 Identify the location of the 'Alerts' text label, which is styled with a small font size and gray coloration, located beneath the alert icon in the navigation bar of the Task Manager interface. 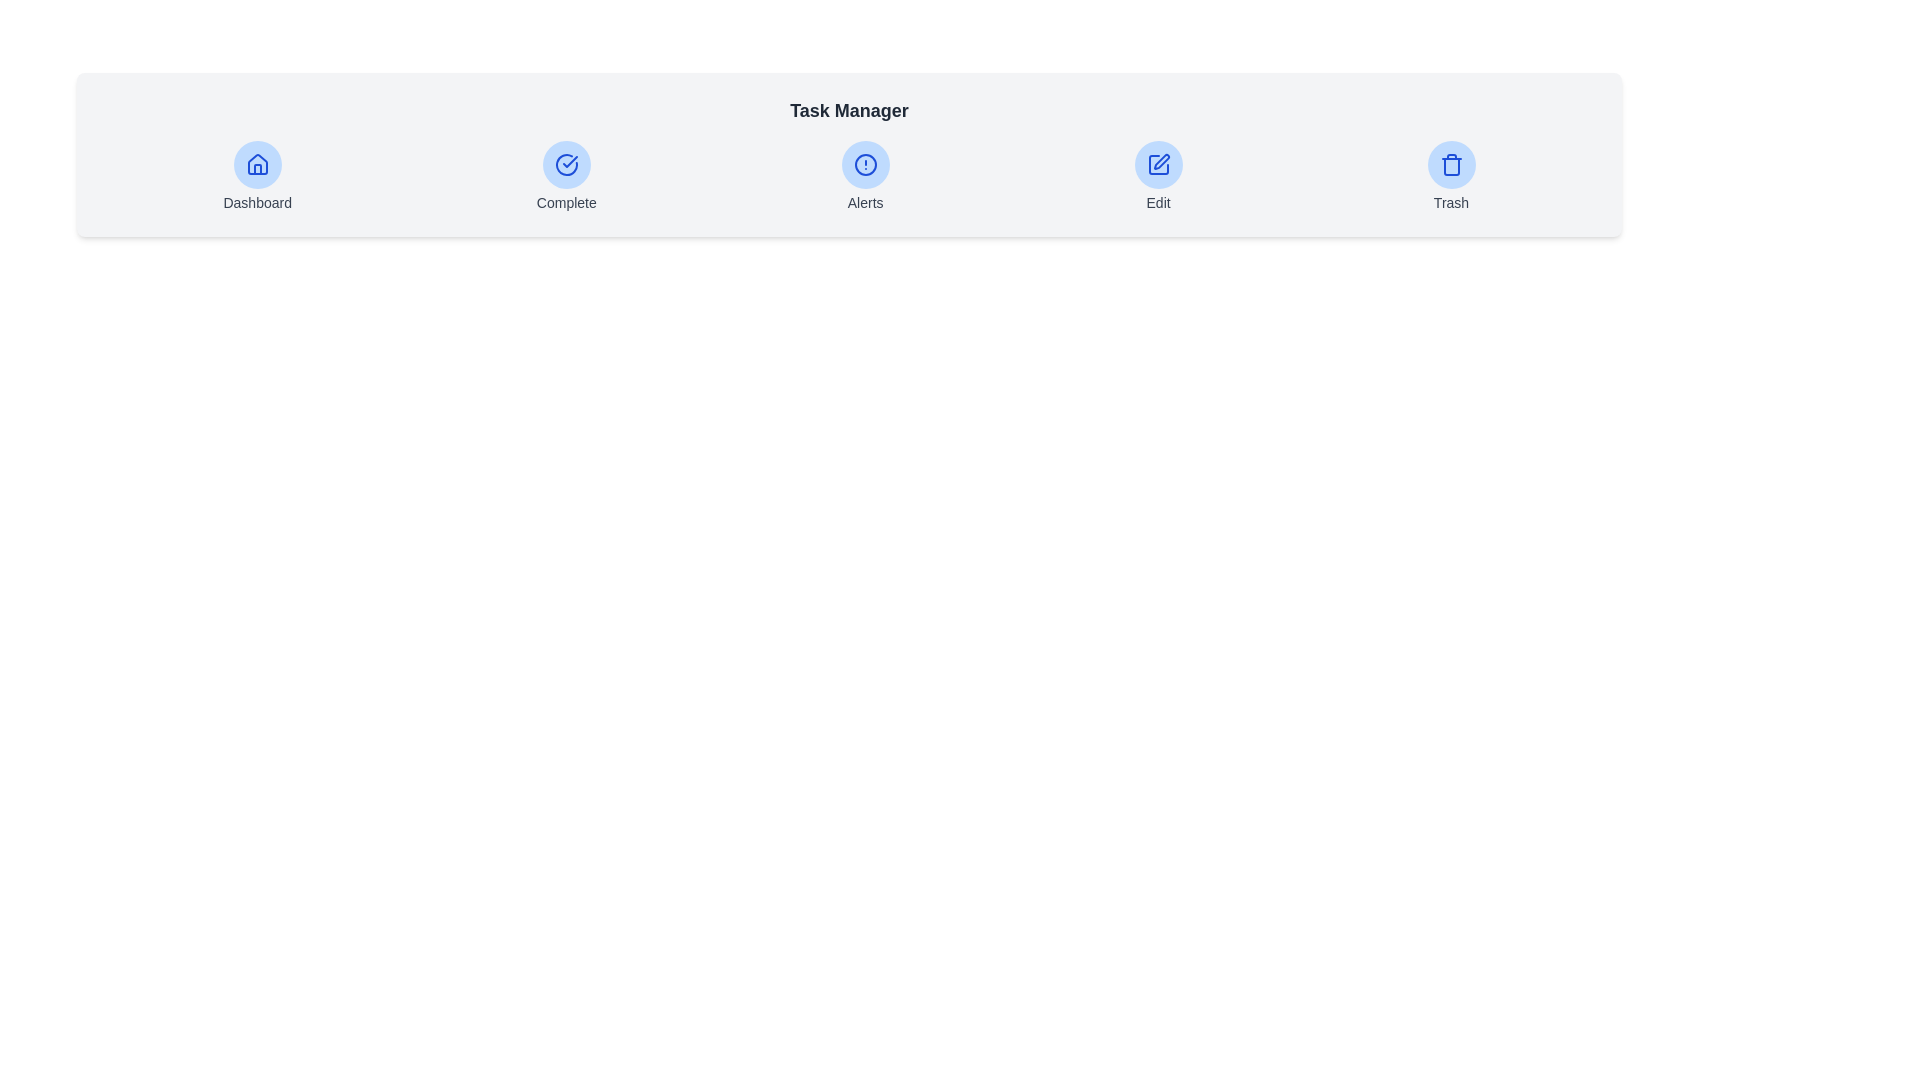
(865, 203).